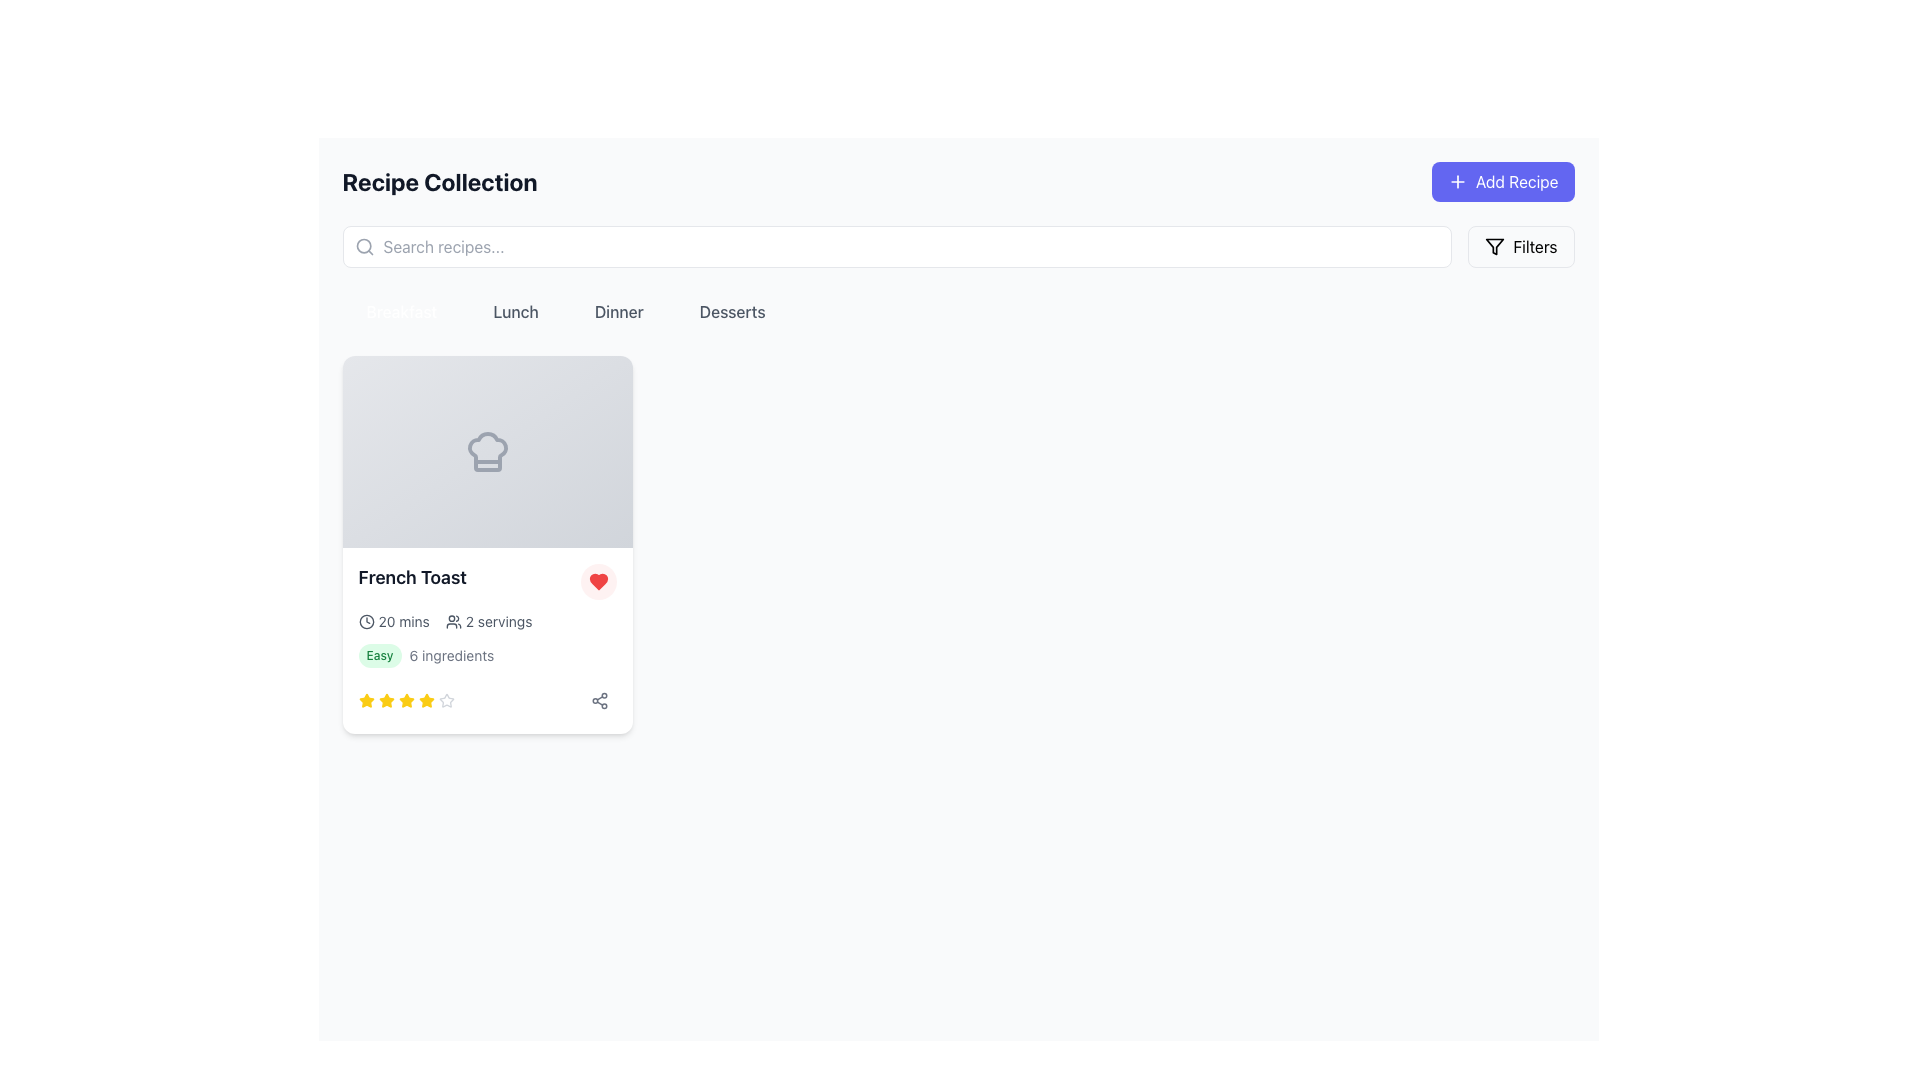  Describe the element at coordinates (597, 582) in the screenshot. I see `the heart icon located in the upper-right region of the 'French Toast' recipe card to favorite or unfavorite the recipe` at that location.